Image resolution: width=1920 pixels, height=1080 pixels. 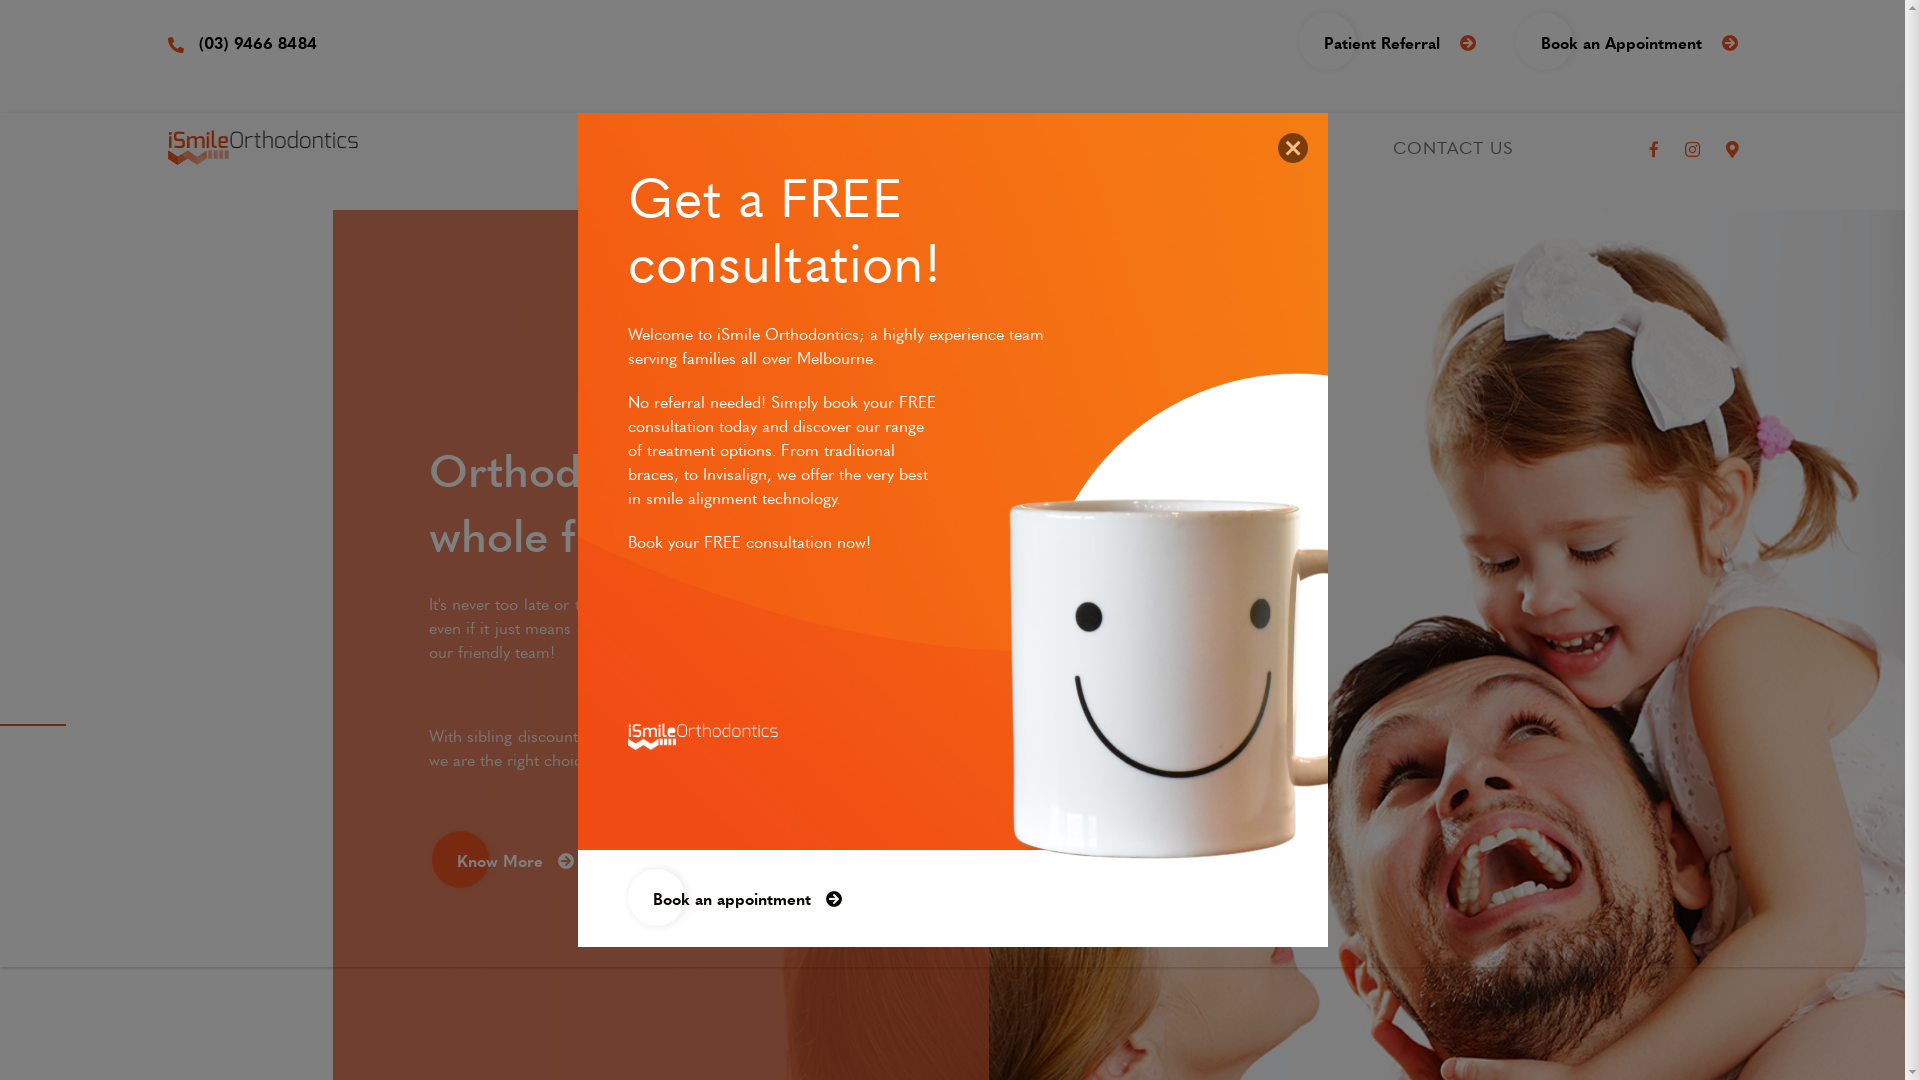 What do you see at coordinates (168, 146) in the screenshot?
I see `'ismile orthodontics bundoora'` at bounding box center [168, 146].